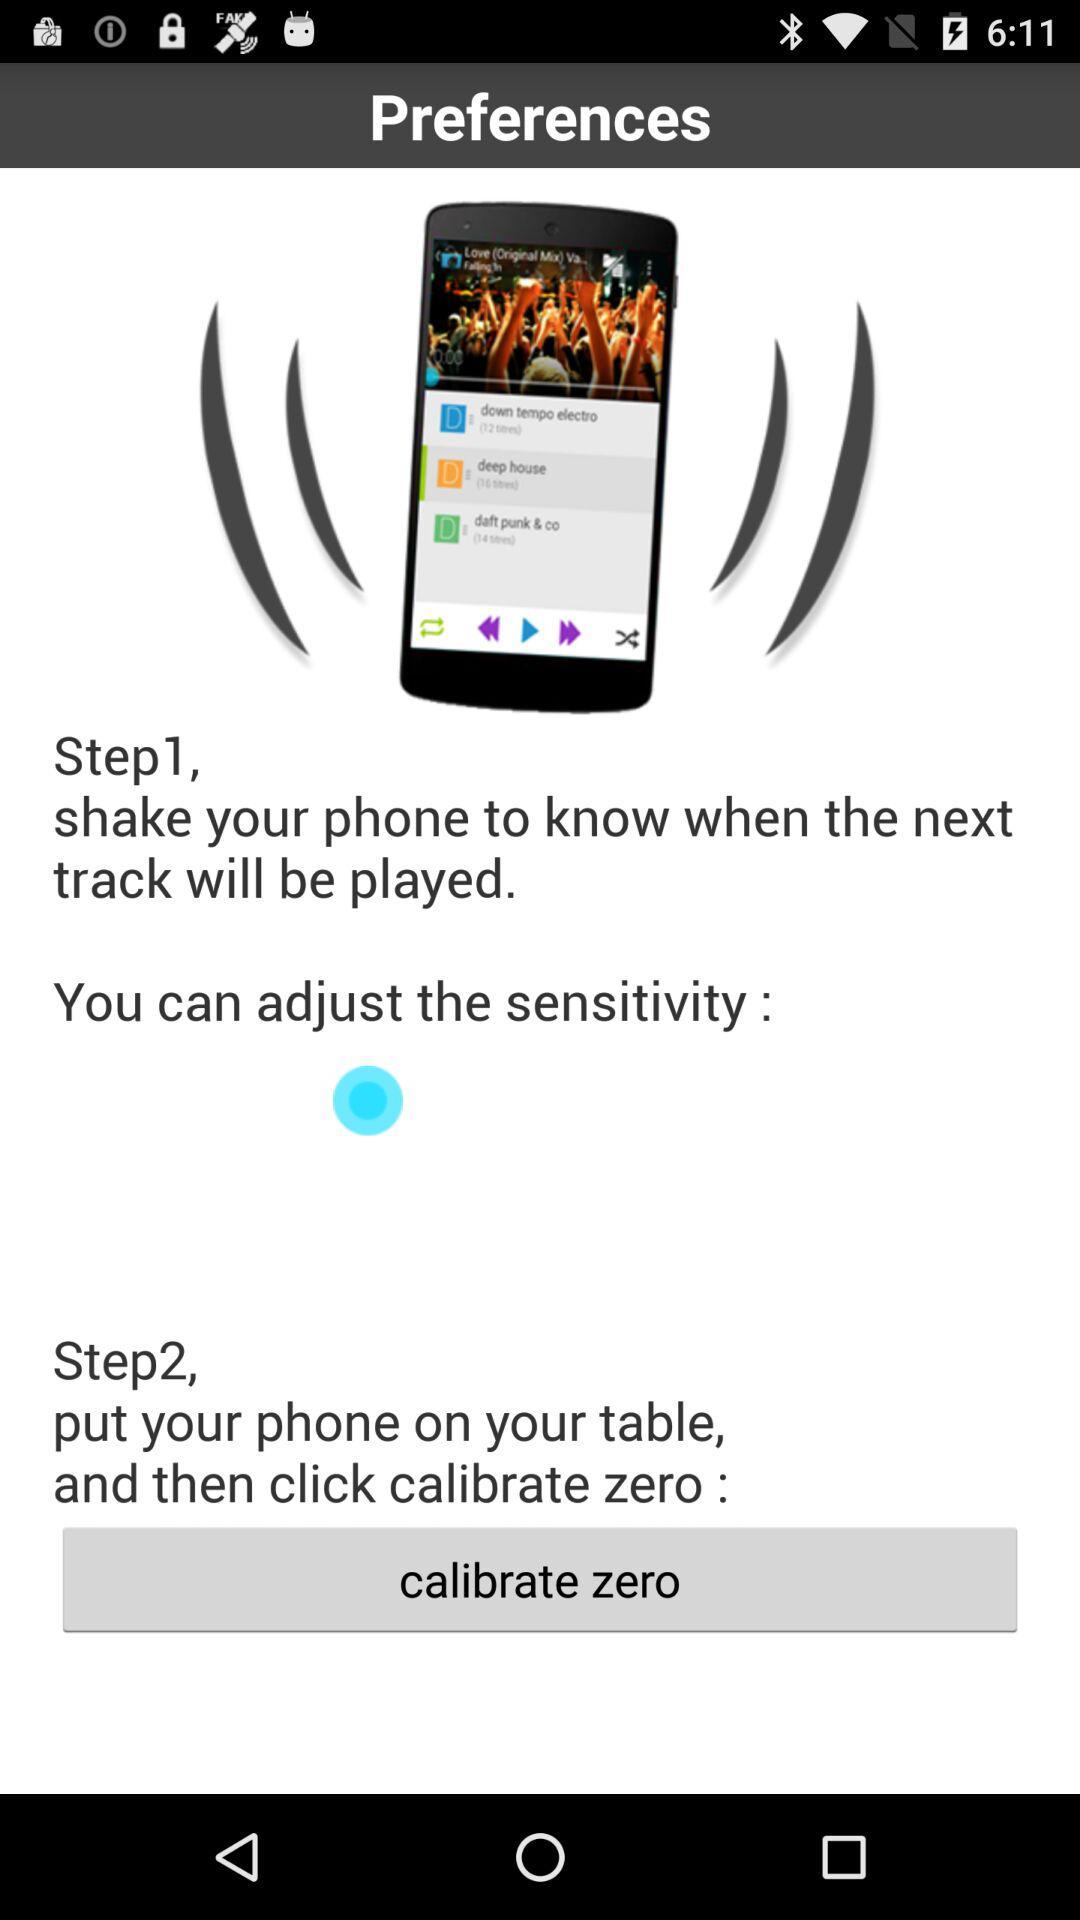  Describe the element at coordinates (540, 1099) in the screenshot. I see `item above the step2 put your item` at that location.